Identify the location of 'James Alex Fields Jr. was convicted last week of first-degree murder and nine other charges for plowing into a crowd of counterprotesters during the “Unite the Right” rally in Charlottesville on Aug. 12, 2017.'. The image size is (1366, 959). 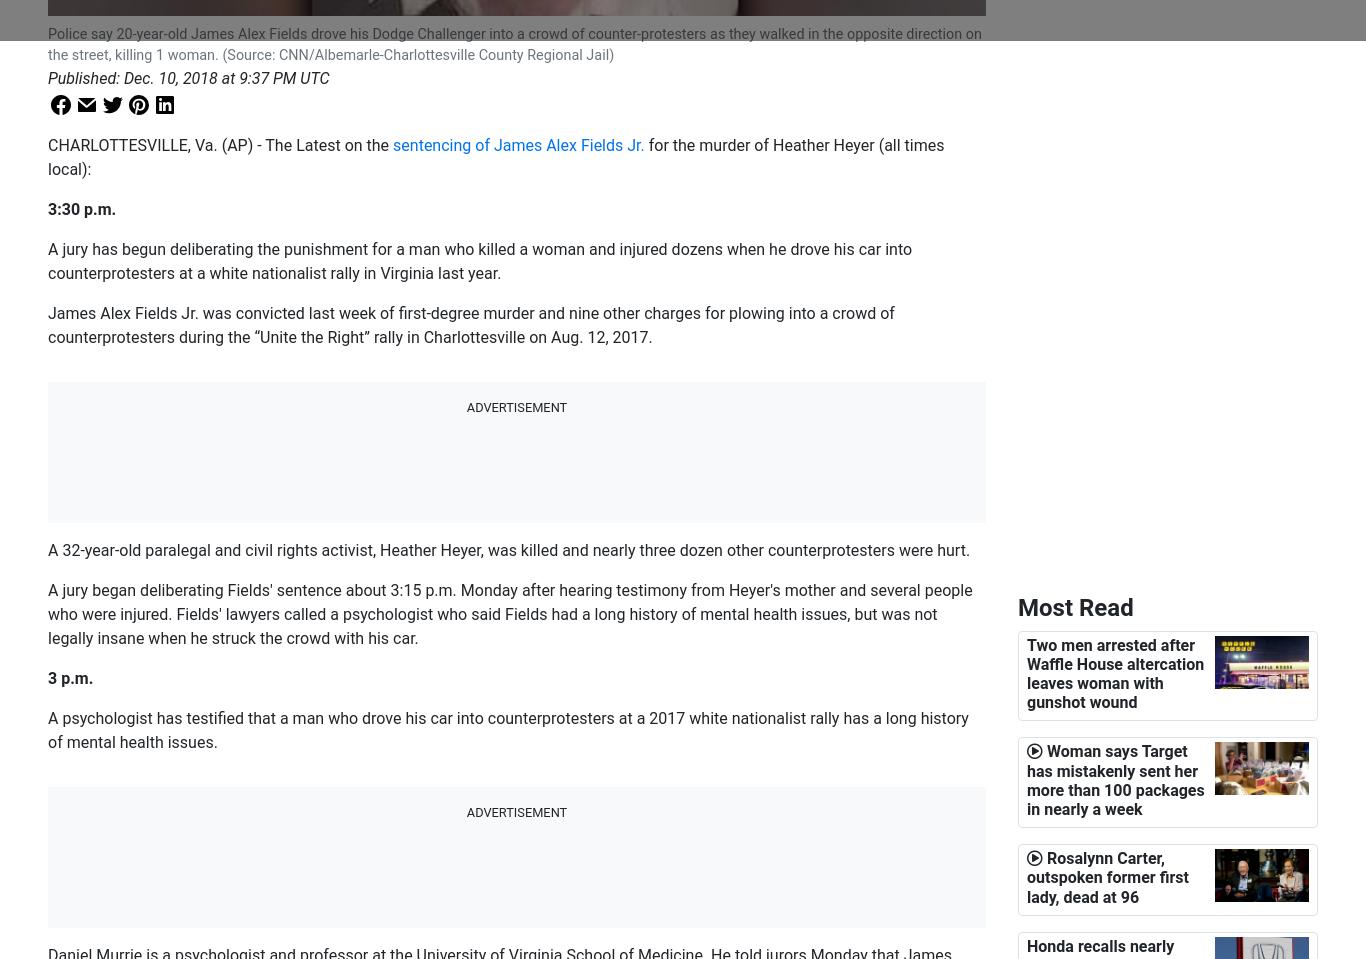
(470, 323).